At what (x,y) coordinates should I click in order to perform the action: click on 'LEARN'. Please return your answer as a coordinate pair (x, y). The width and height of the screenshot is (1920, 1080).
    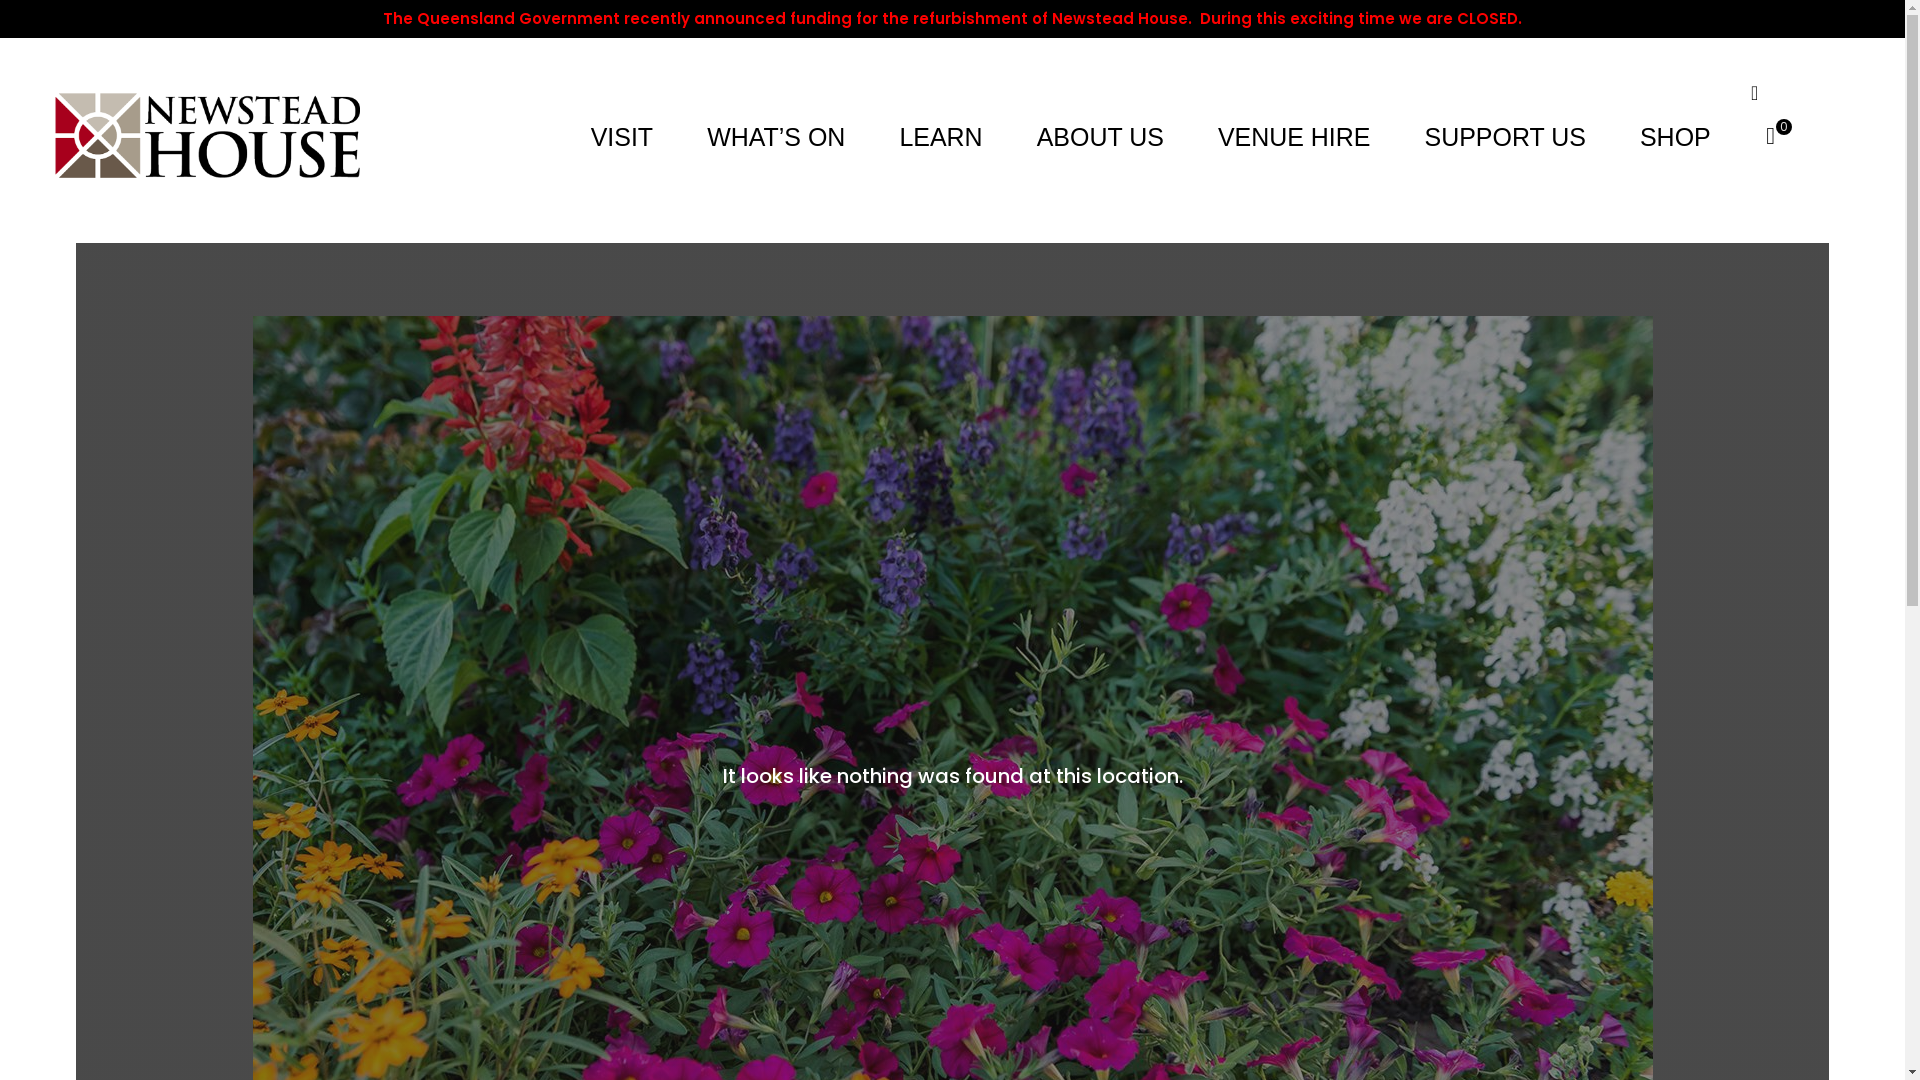
    Looking at the image, I should click on (892, 136).